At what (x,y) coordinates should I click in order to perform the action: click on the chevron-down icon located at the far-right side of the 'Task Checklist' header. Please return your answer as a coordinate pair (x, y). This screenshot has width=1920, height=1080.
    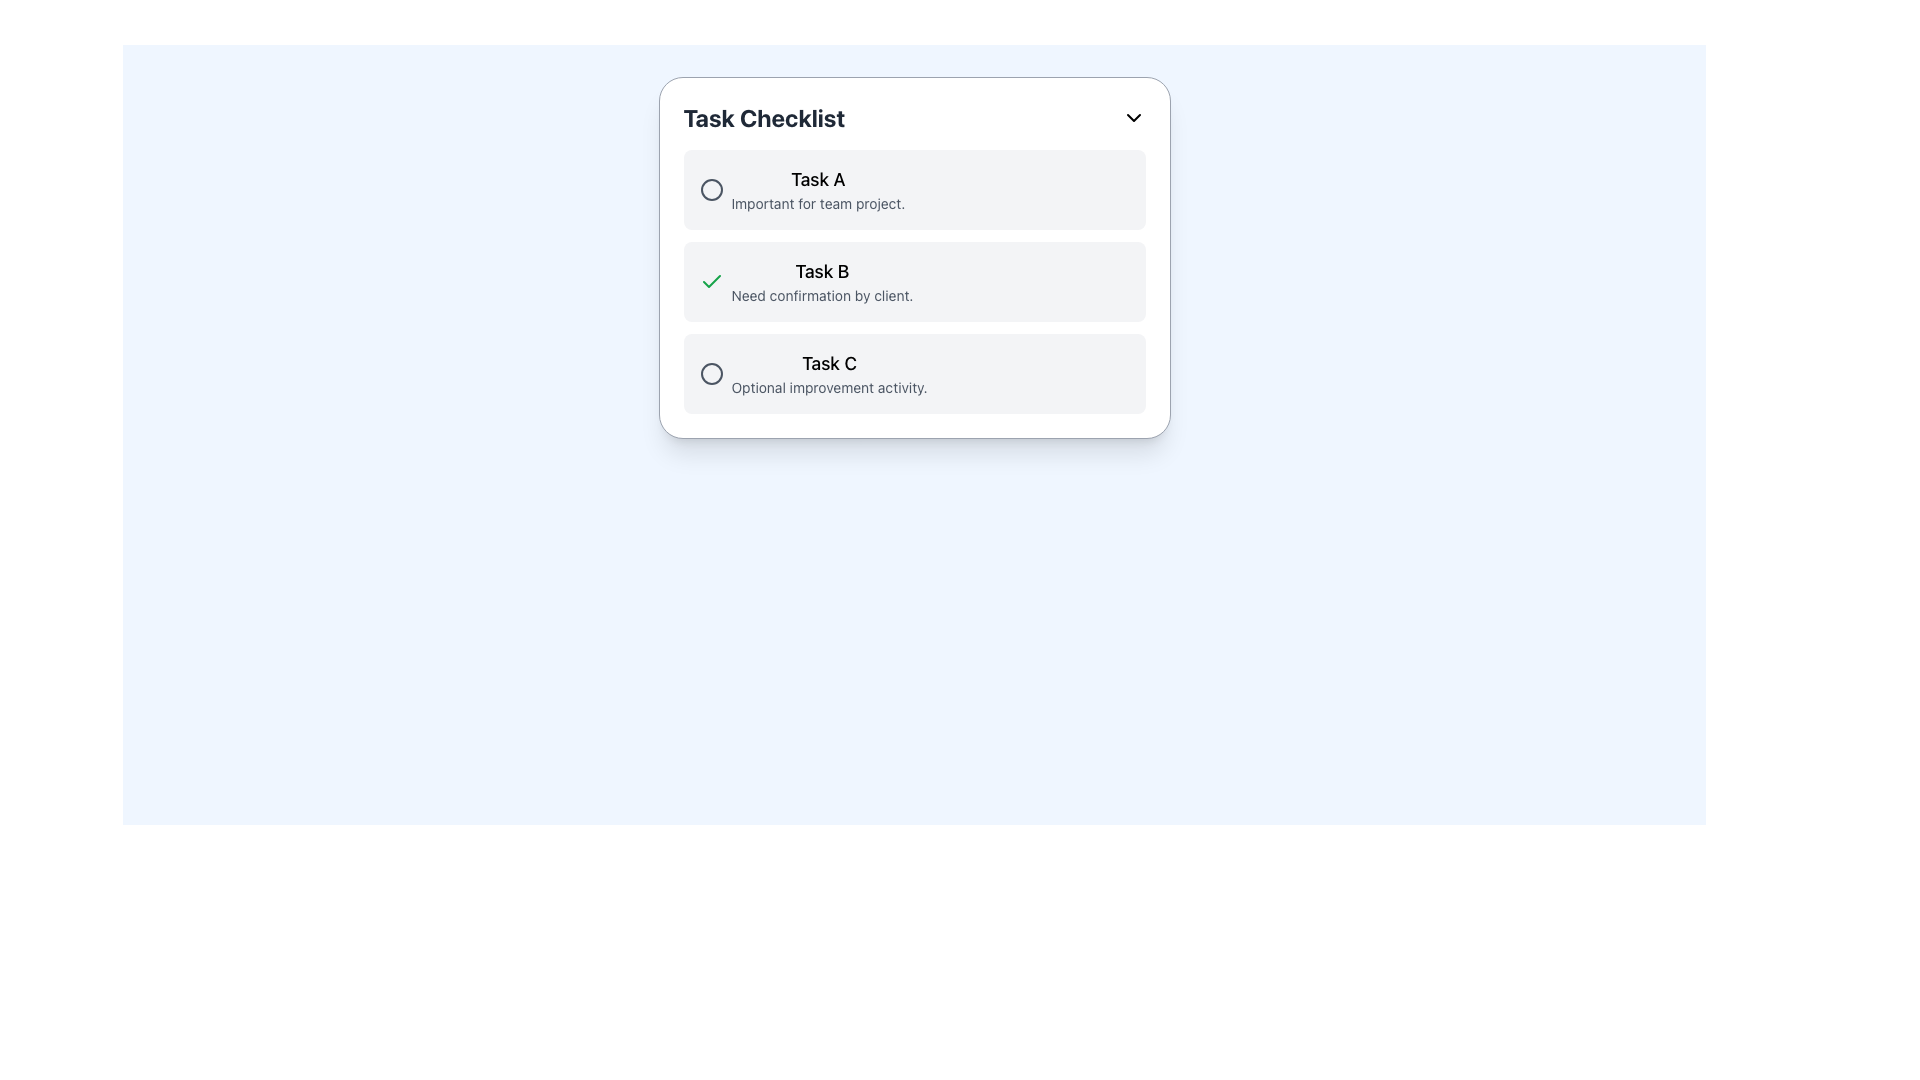
    Looking at the image, I should click on (1133, 118).